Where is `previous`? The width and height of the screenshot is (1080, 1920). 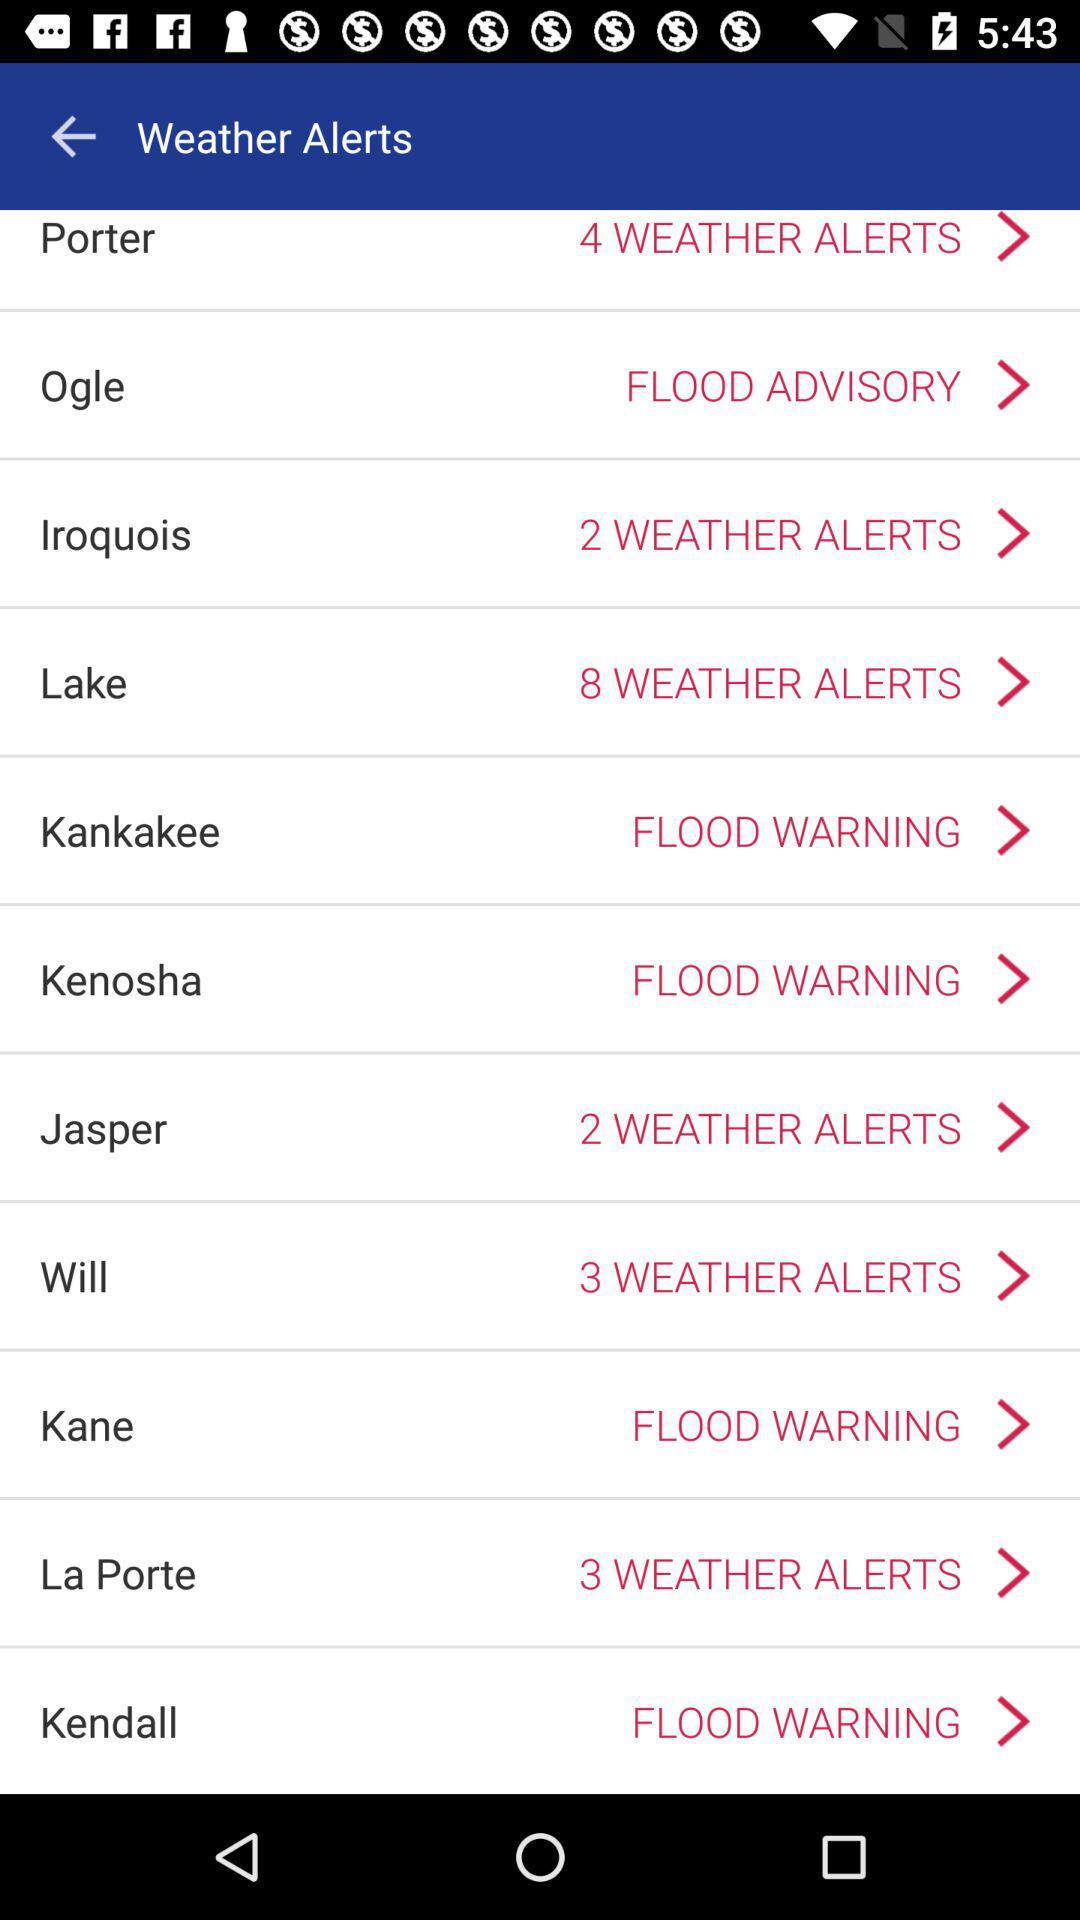
previous is located at coordinates (72, 135).